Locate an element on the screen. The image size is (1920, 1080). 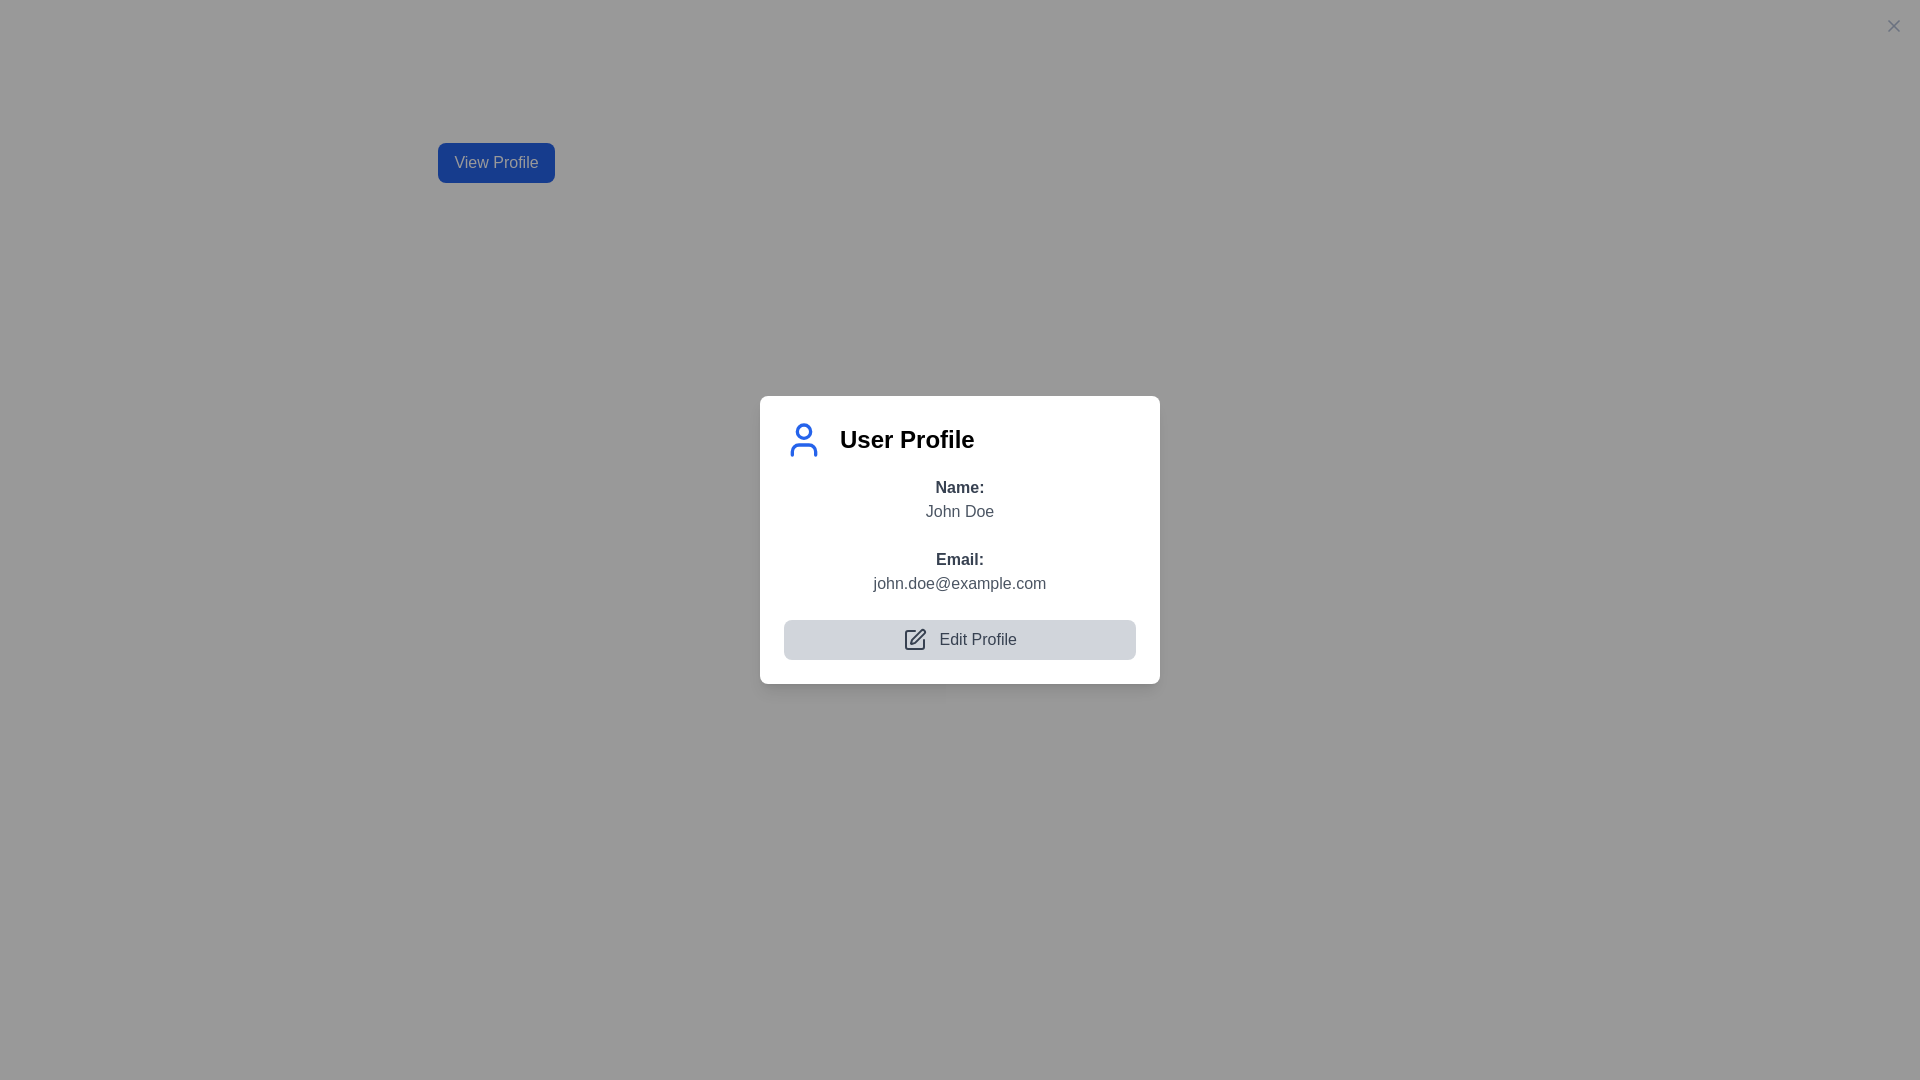
text content of the Text Display Pair labeled 'Name:' and 'John Doe', which is the first information item in the User Profile section is located at coordinates (960, 497).